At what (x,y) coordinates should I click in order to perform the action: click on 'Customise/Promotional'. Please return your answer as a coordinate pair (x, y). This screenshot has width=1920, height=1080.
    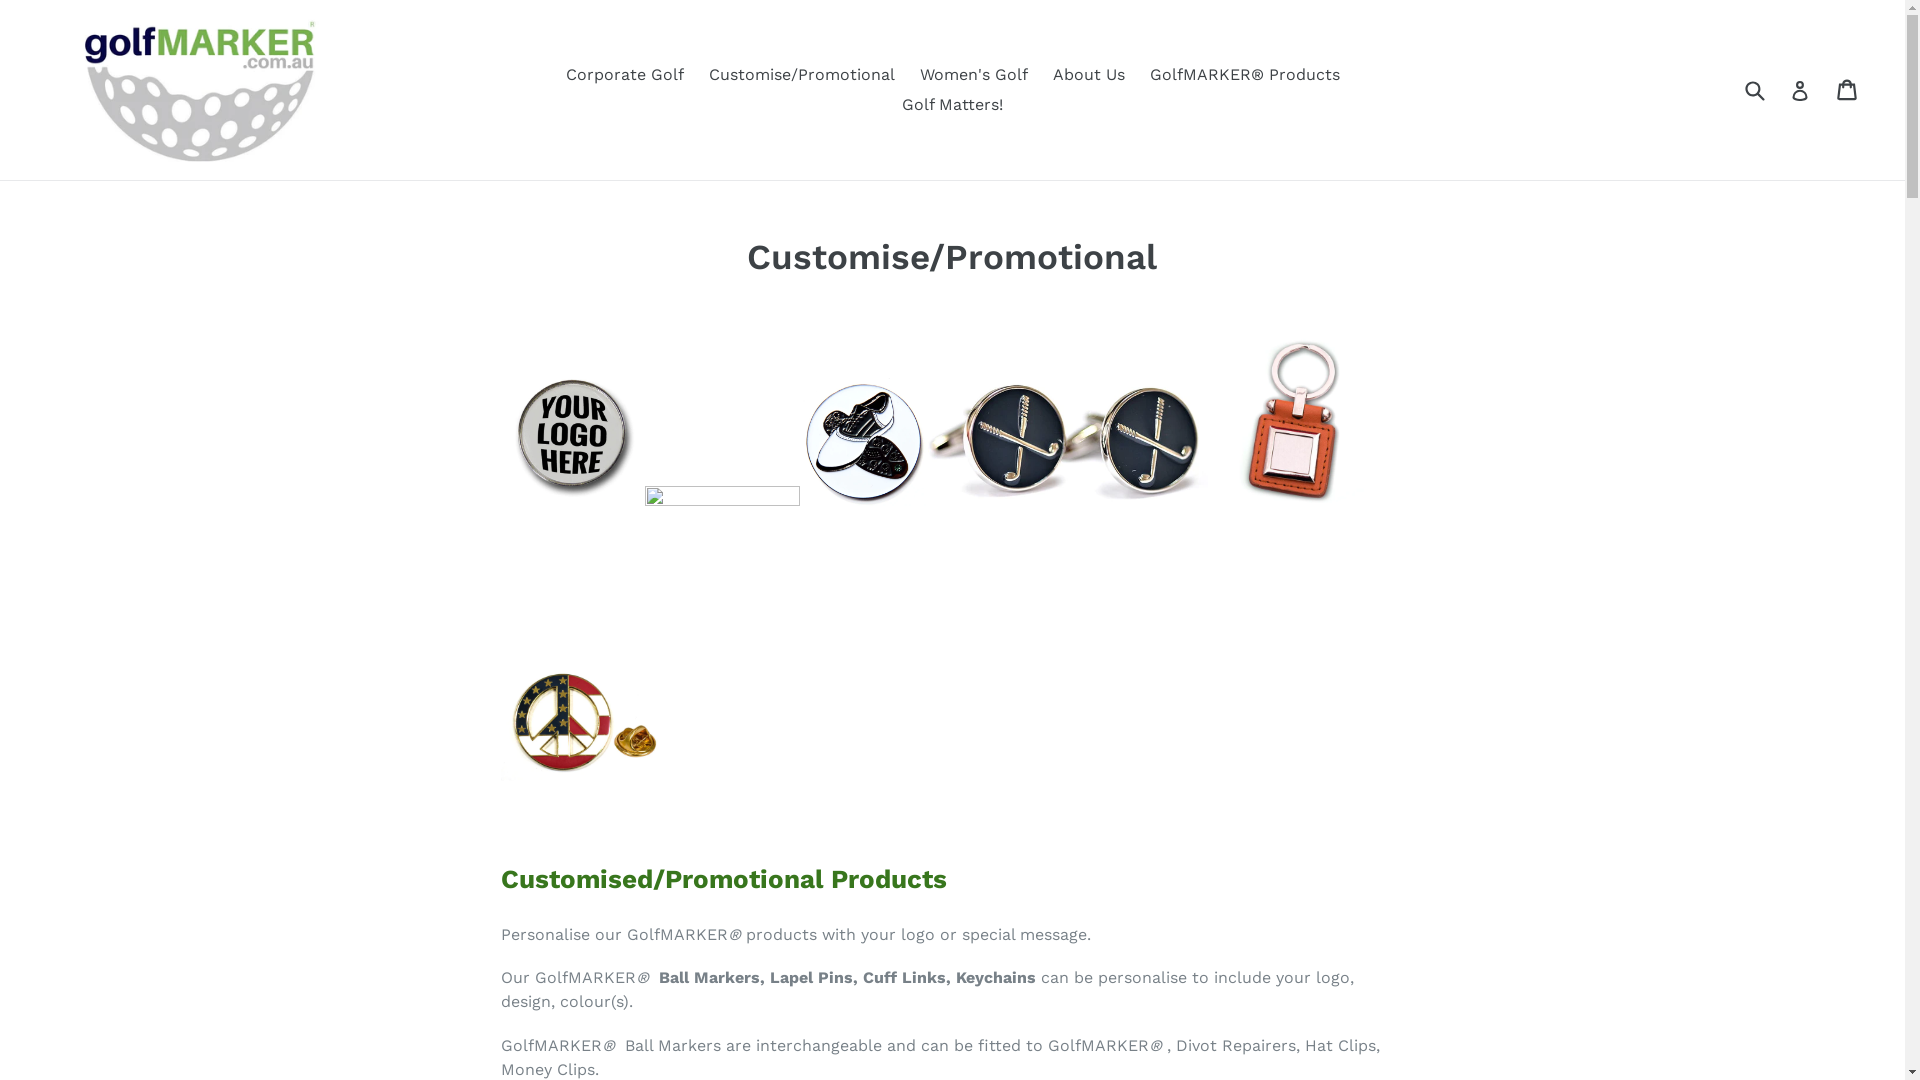
    Looking at the image, I should click on (801, 73).